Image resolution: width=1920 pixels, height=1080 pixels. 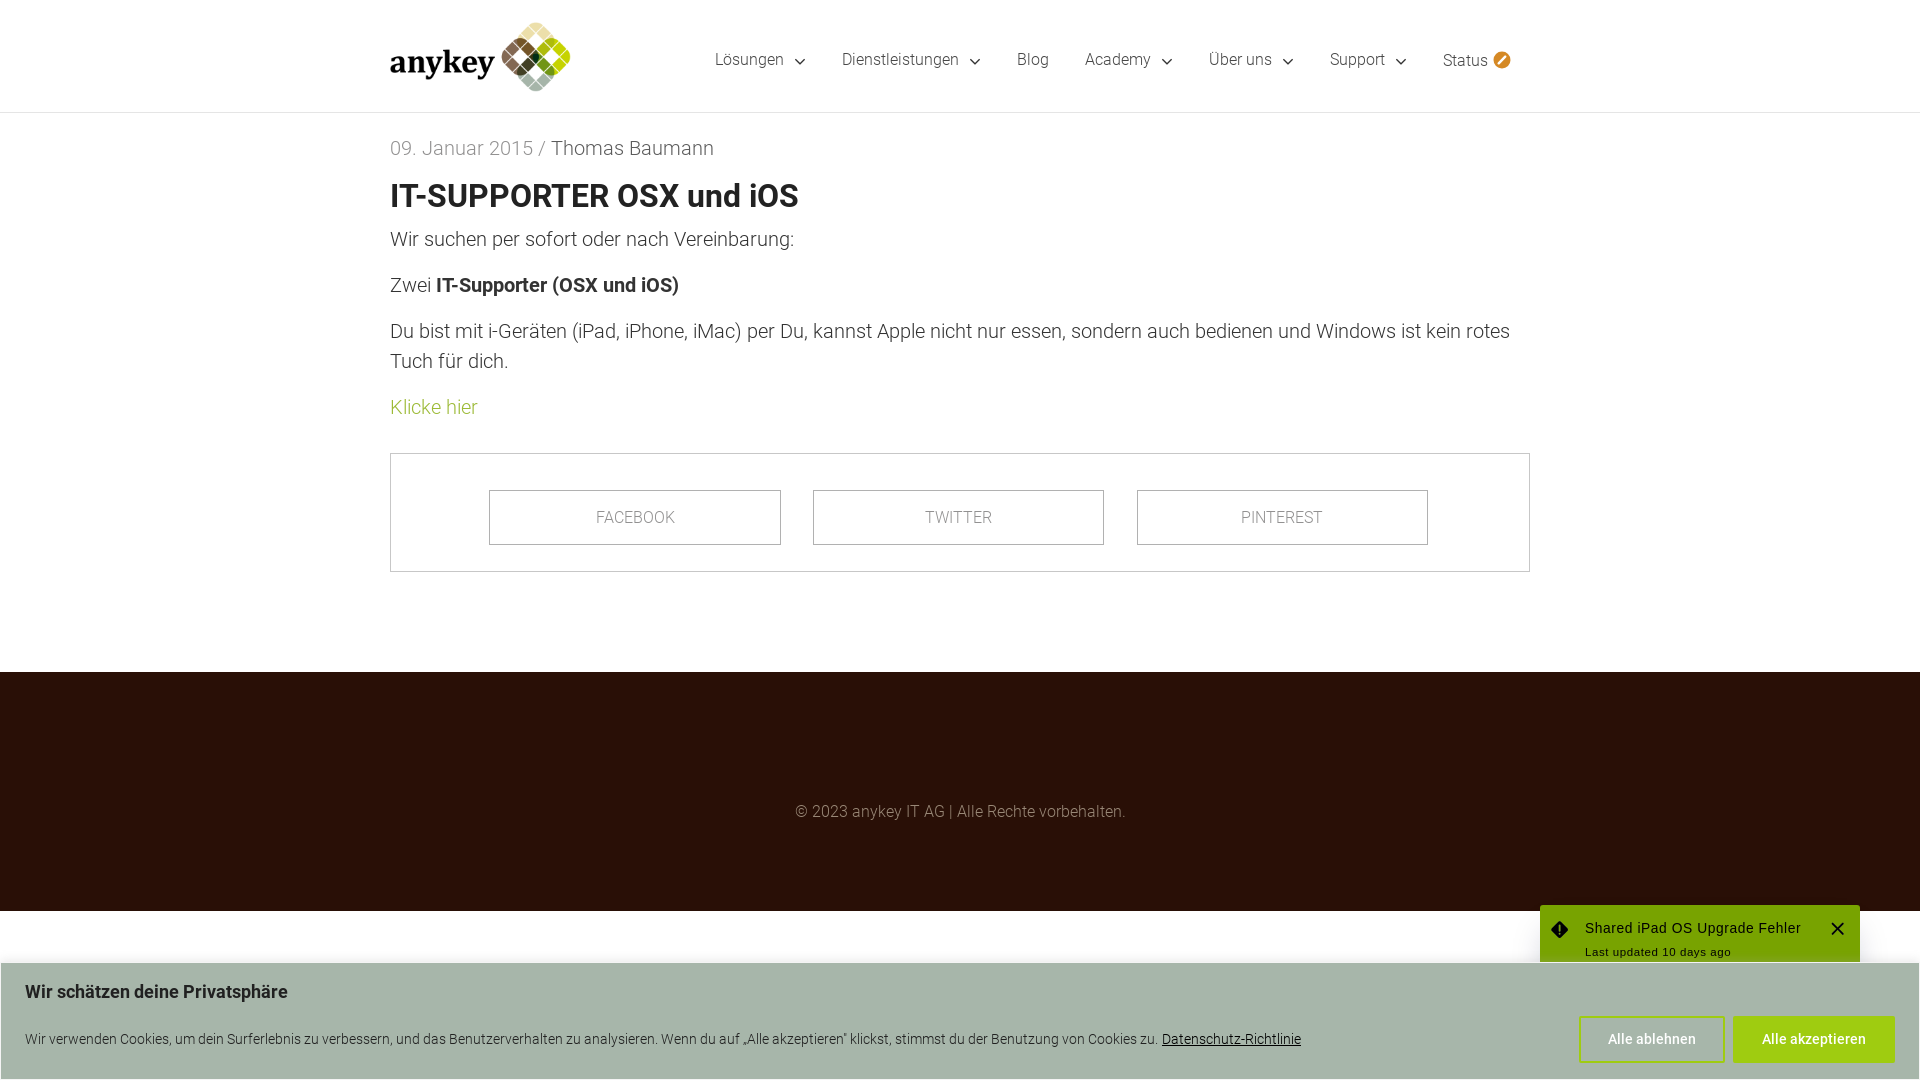 What do you see at coordinates (910, 38) in the screenshot?
I see `'Dienstleistungen'` at bounding box center [910, 38].